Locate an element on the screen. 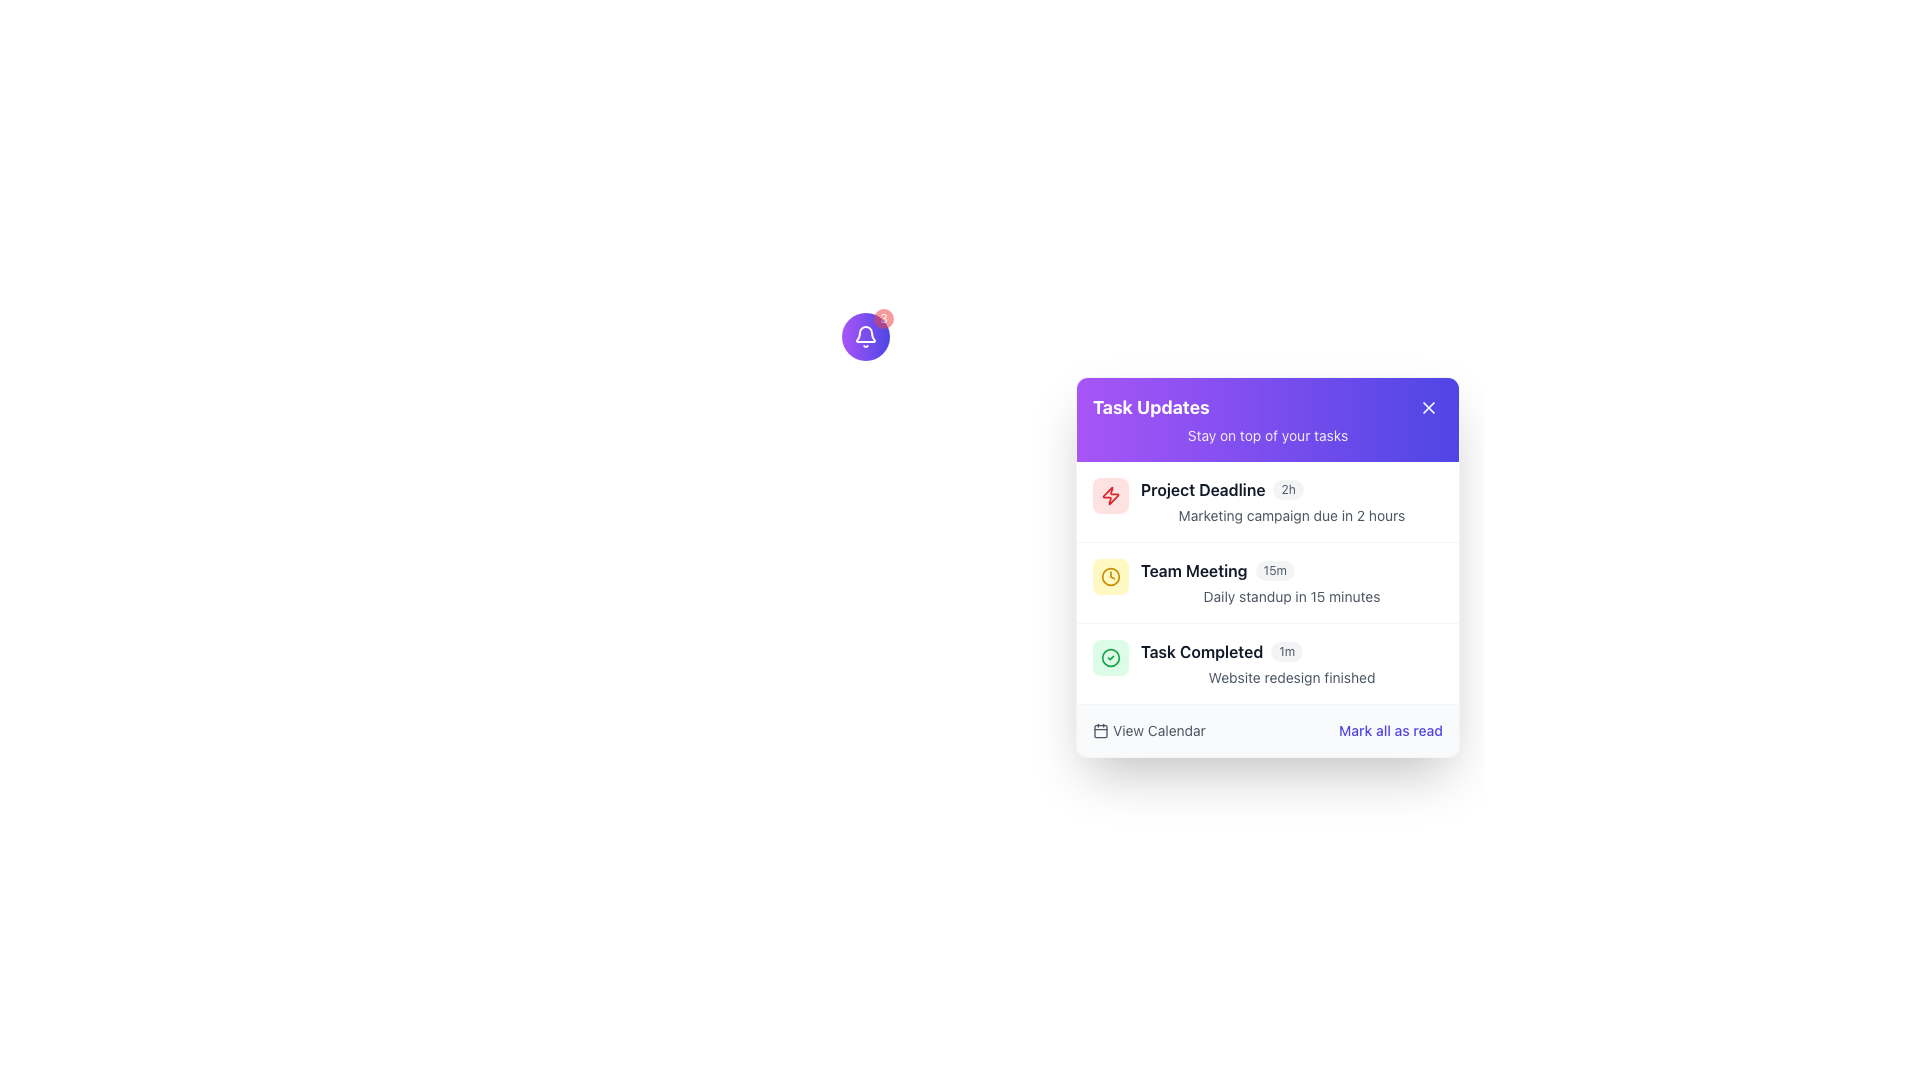 The height and width of the screenshot is (1080, 1920). the Icon badge that indicates the time-related context for the 'Team Meeting' task, located within the 'Task Updates' notification card in the second row is located at coordinates (1109, 577).